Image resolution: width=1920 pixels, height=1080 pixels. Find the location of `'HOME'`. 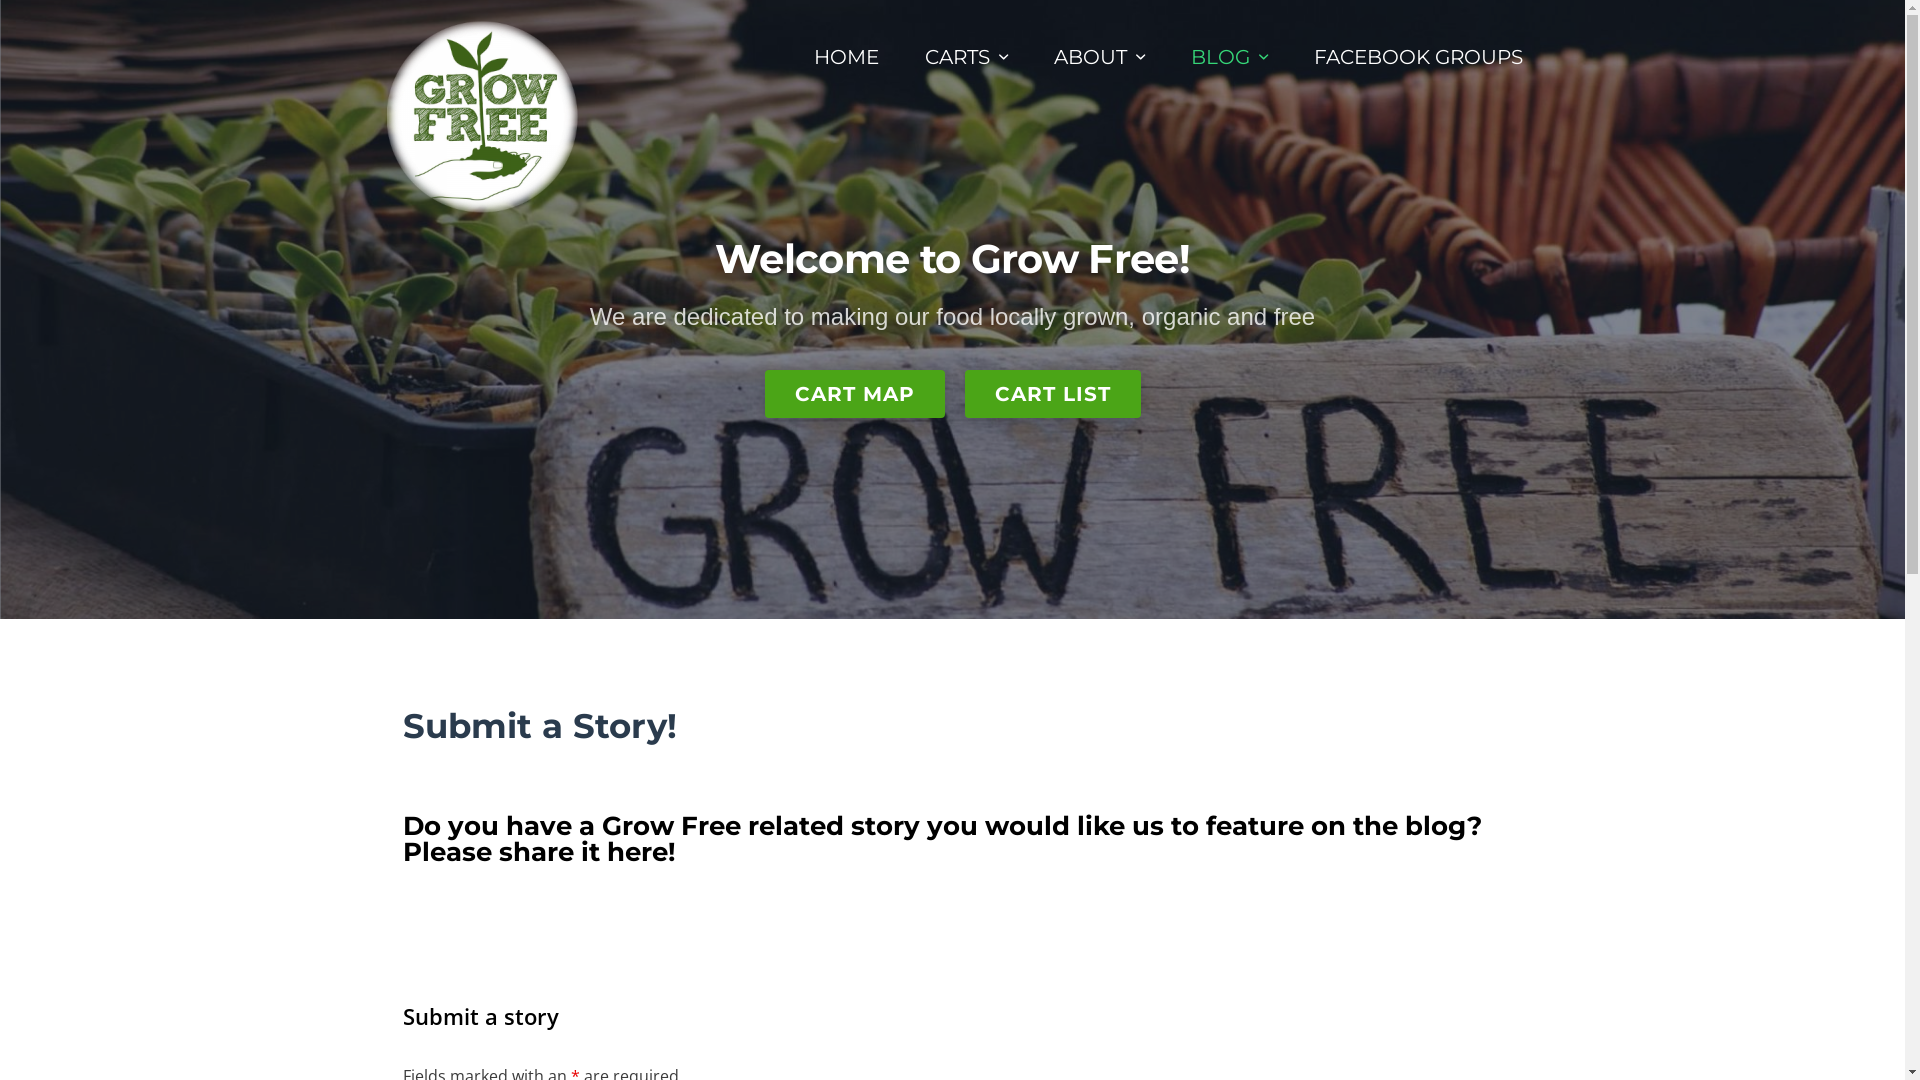

'HOME' is located at coordinates (846, 56).